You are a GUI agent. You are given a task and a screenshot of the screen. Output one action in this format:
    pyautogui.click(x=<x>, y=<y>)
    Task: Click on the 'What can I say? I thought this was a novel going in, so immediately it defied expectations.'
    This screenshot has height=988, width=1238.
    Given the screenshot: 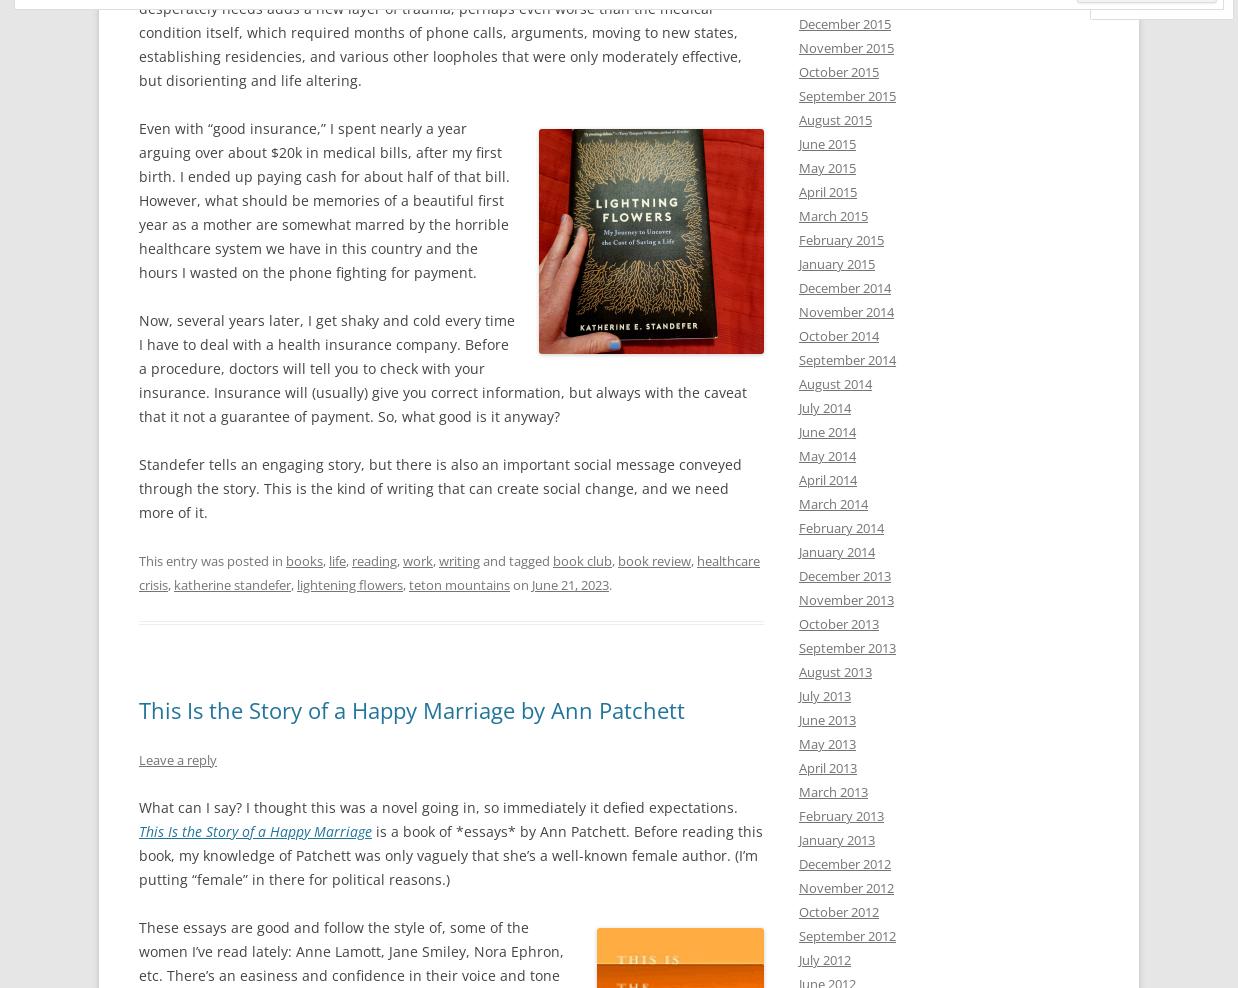 What is the action you would take?
    pyautogui.click(x=437, y=806)
    